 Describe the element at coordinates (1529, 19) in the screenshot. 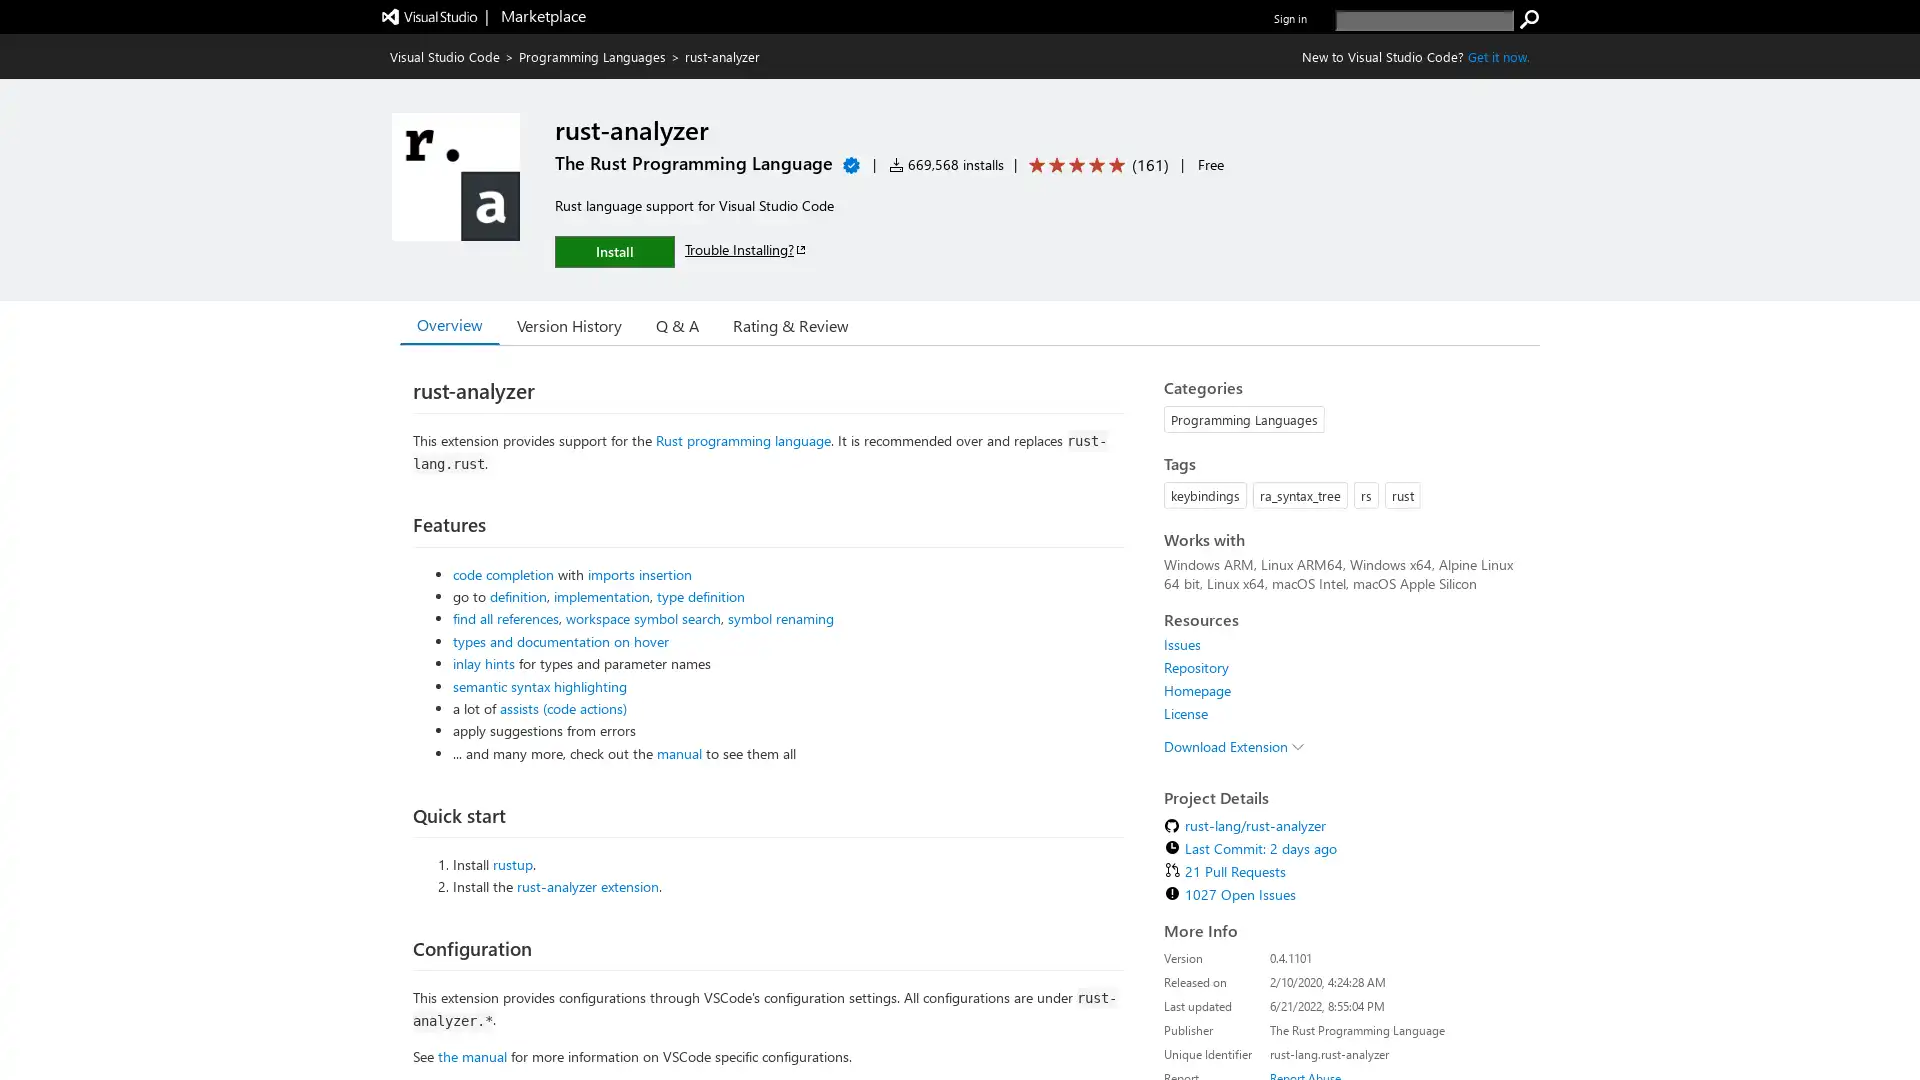

I see `search` at that location.